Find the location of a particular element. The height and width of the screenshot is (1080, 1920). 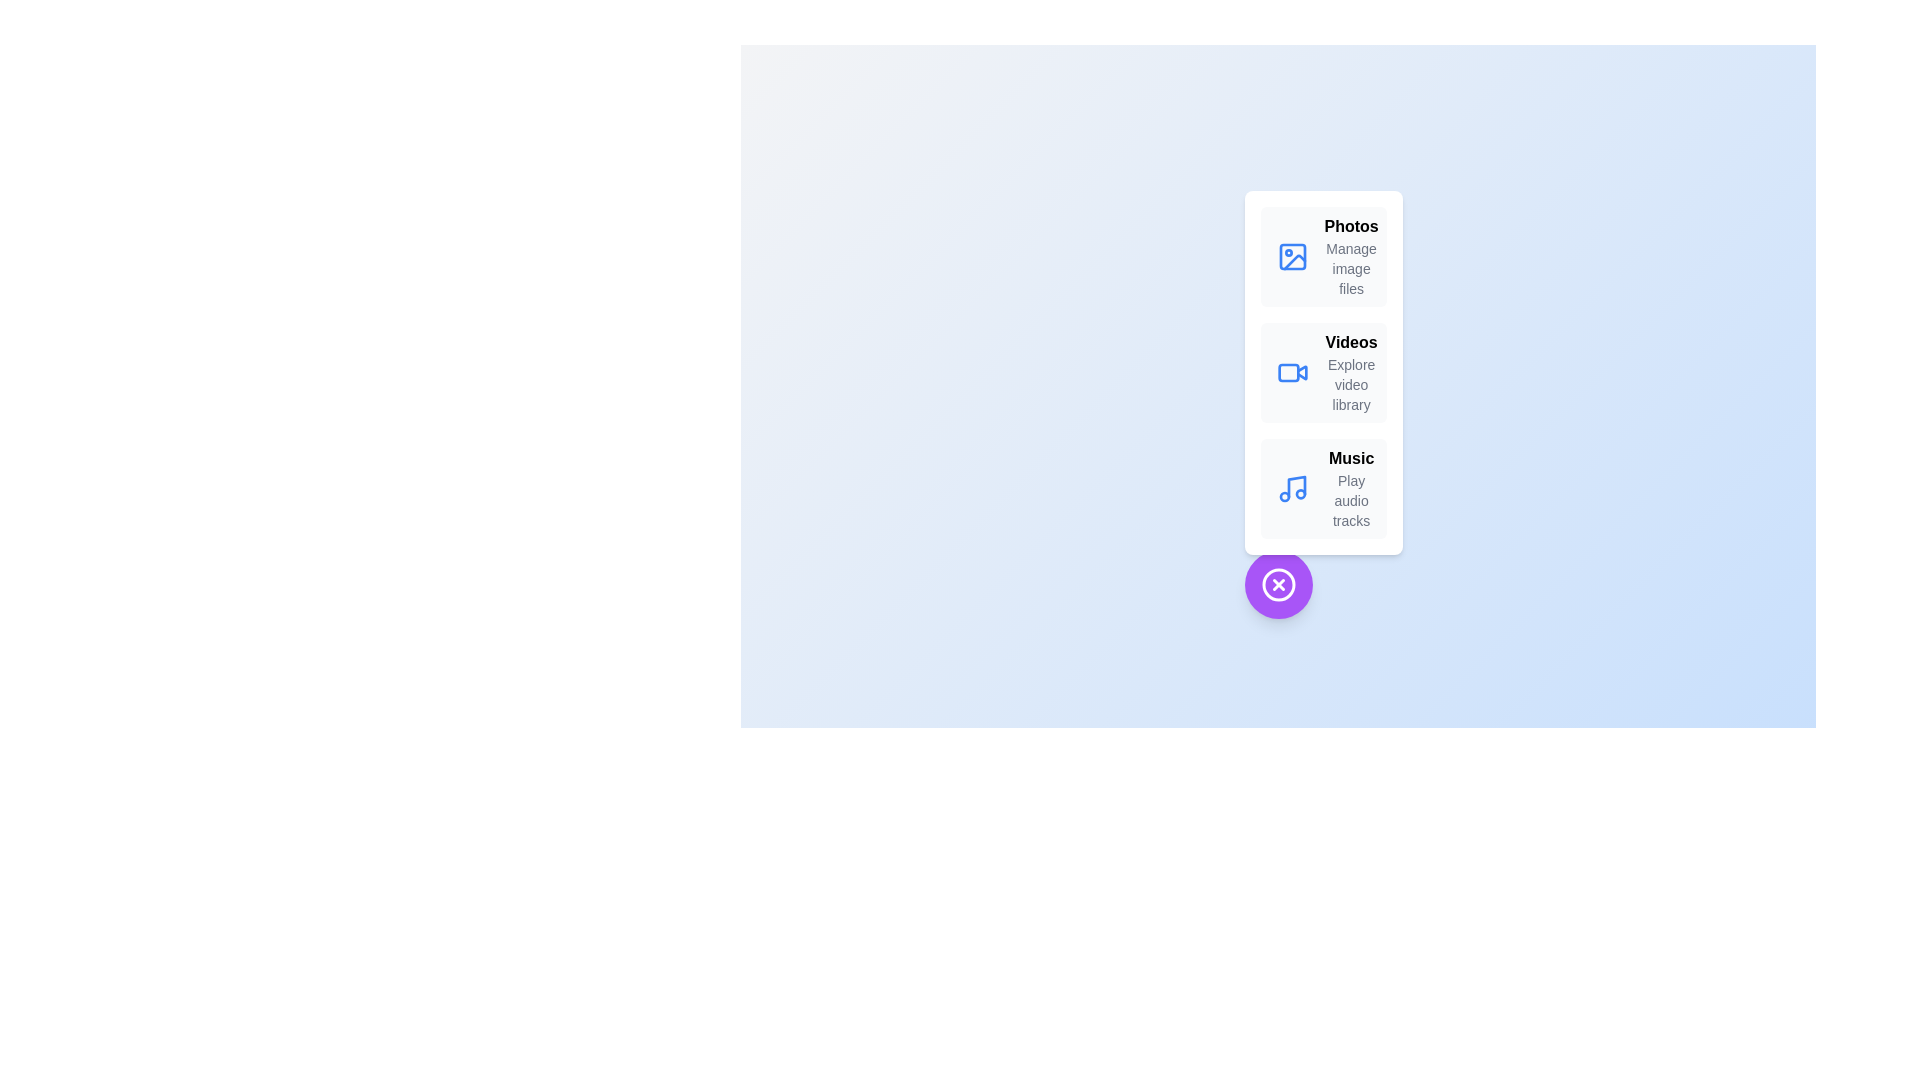

the 'Photos' option to select it is located at coordinates (1351, 226).